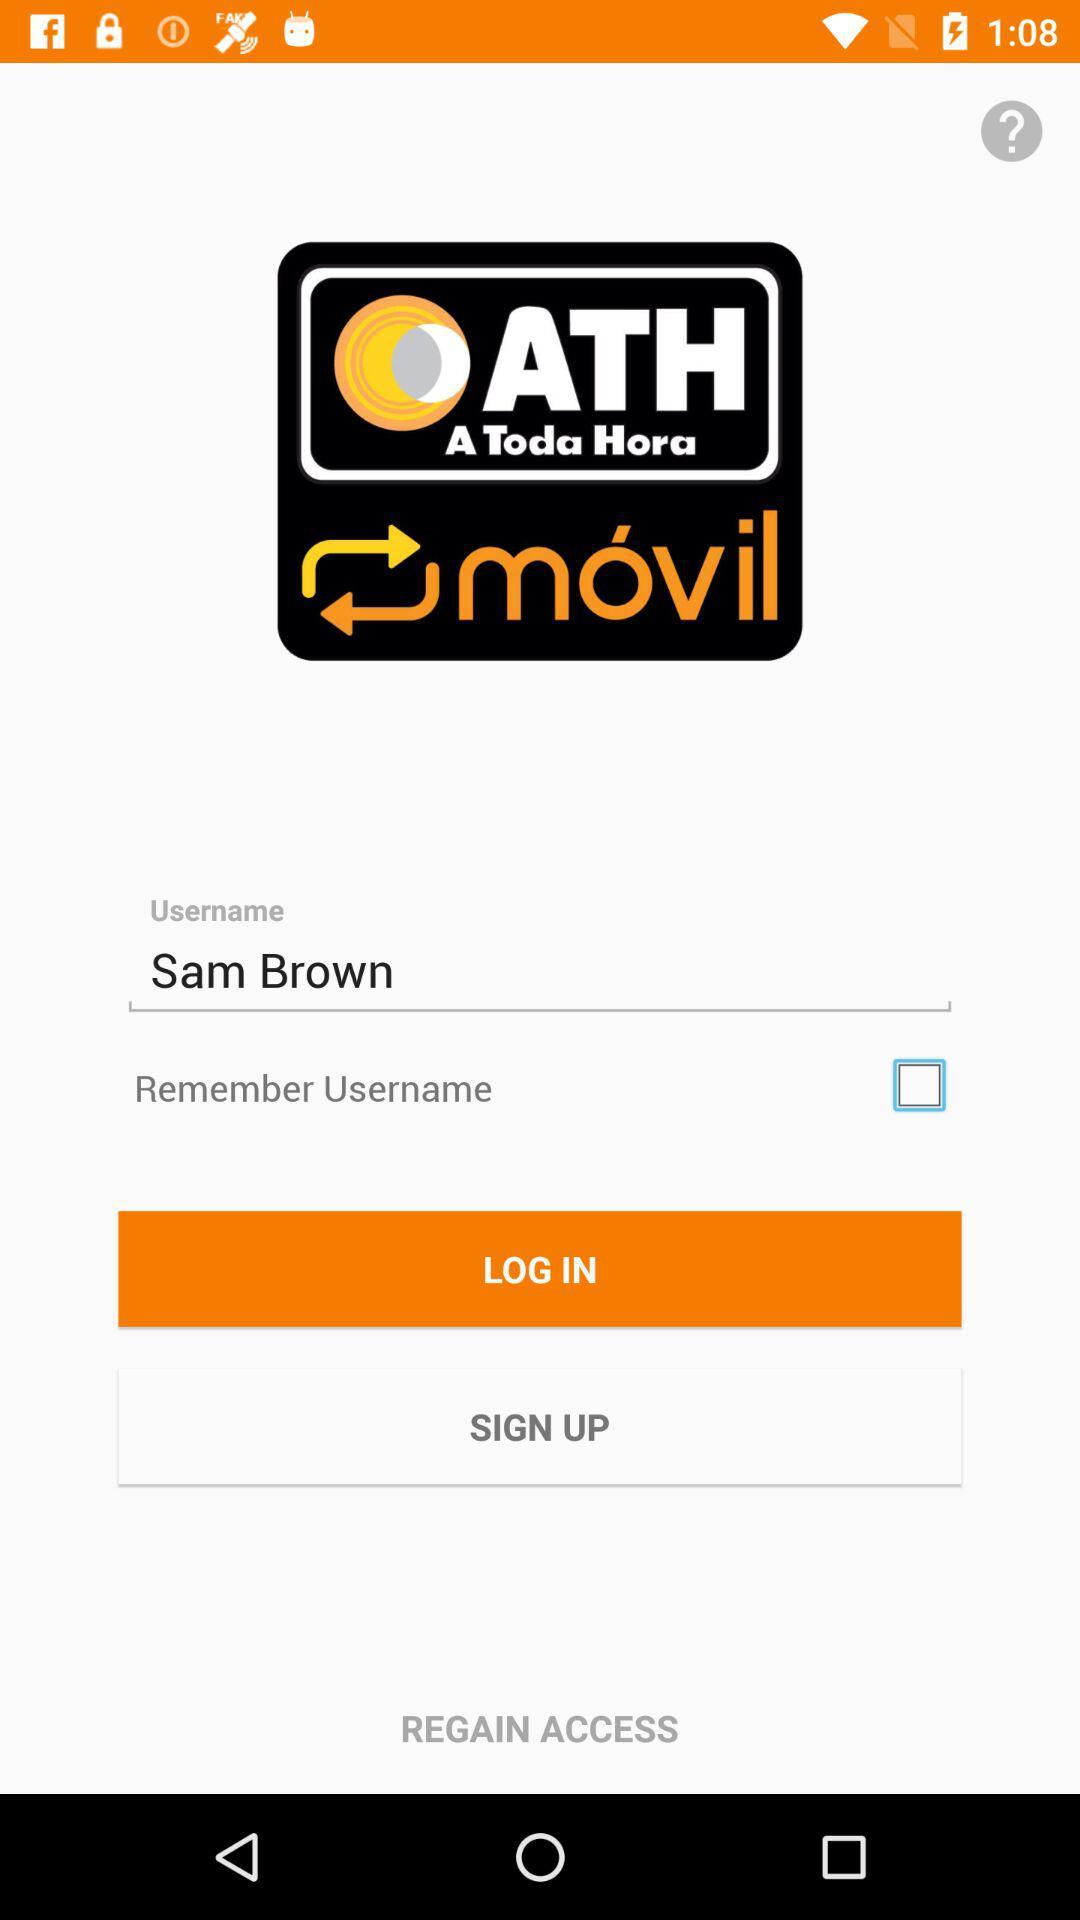  I want to click on help, so click(1011, 130).